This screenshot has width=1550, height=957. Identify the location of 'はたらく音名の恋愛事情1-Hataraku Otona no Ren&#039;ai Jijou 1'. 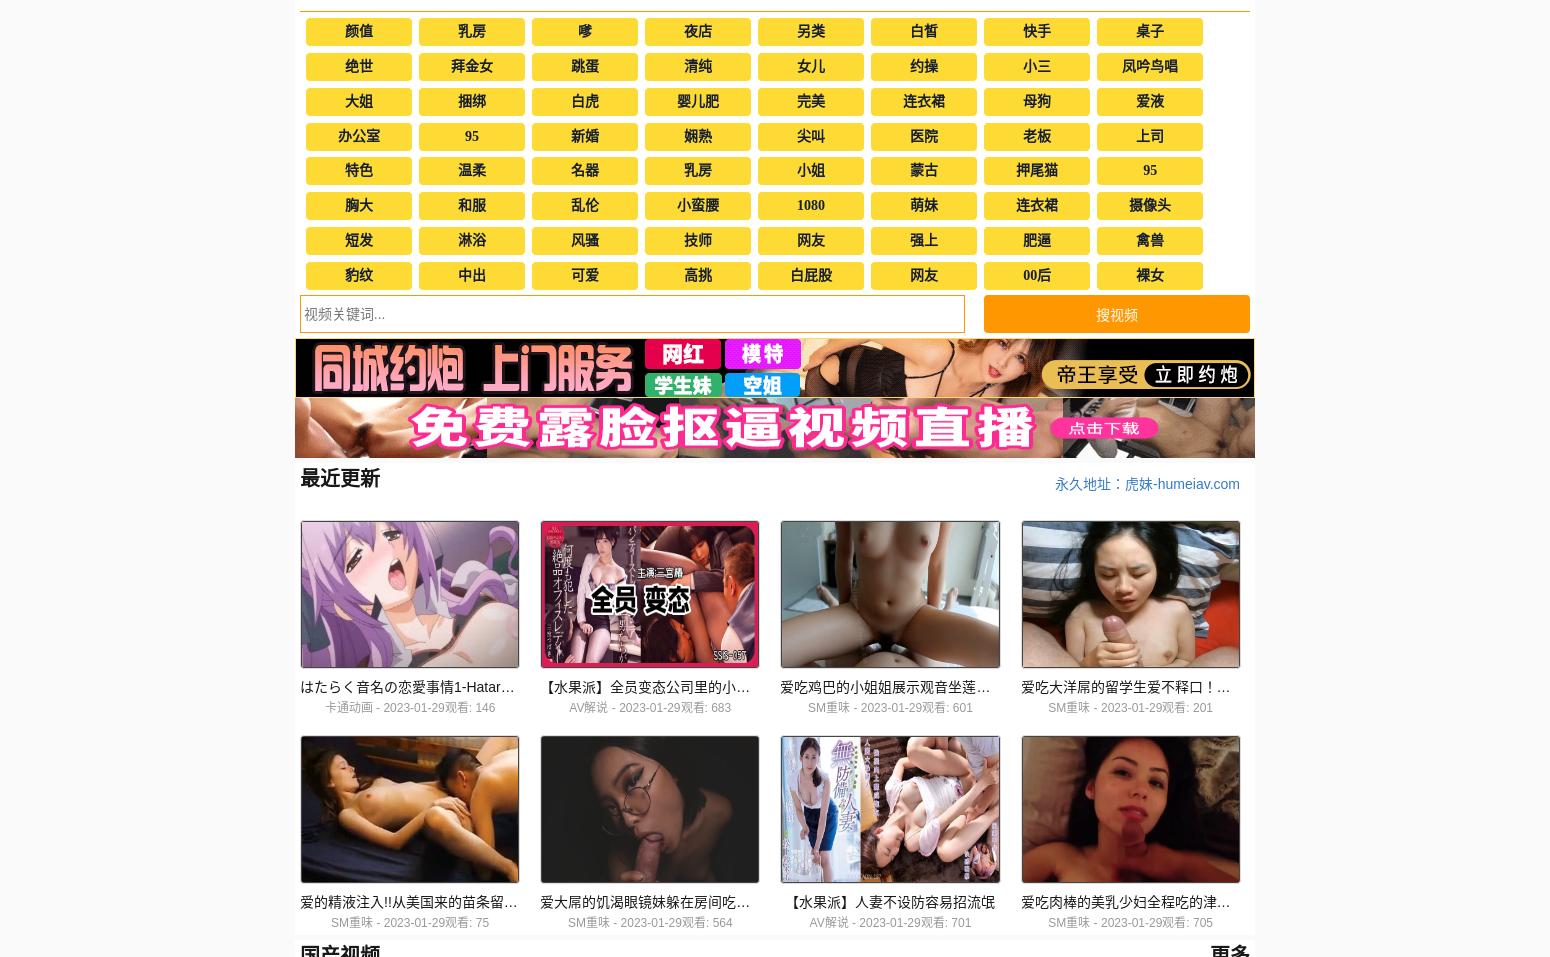
(505, 687).